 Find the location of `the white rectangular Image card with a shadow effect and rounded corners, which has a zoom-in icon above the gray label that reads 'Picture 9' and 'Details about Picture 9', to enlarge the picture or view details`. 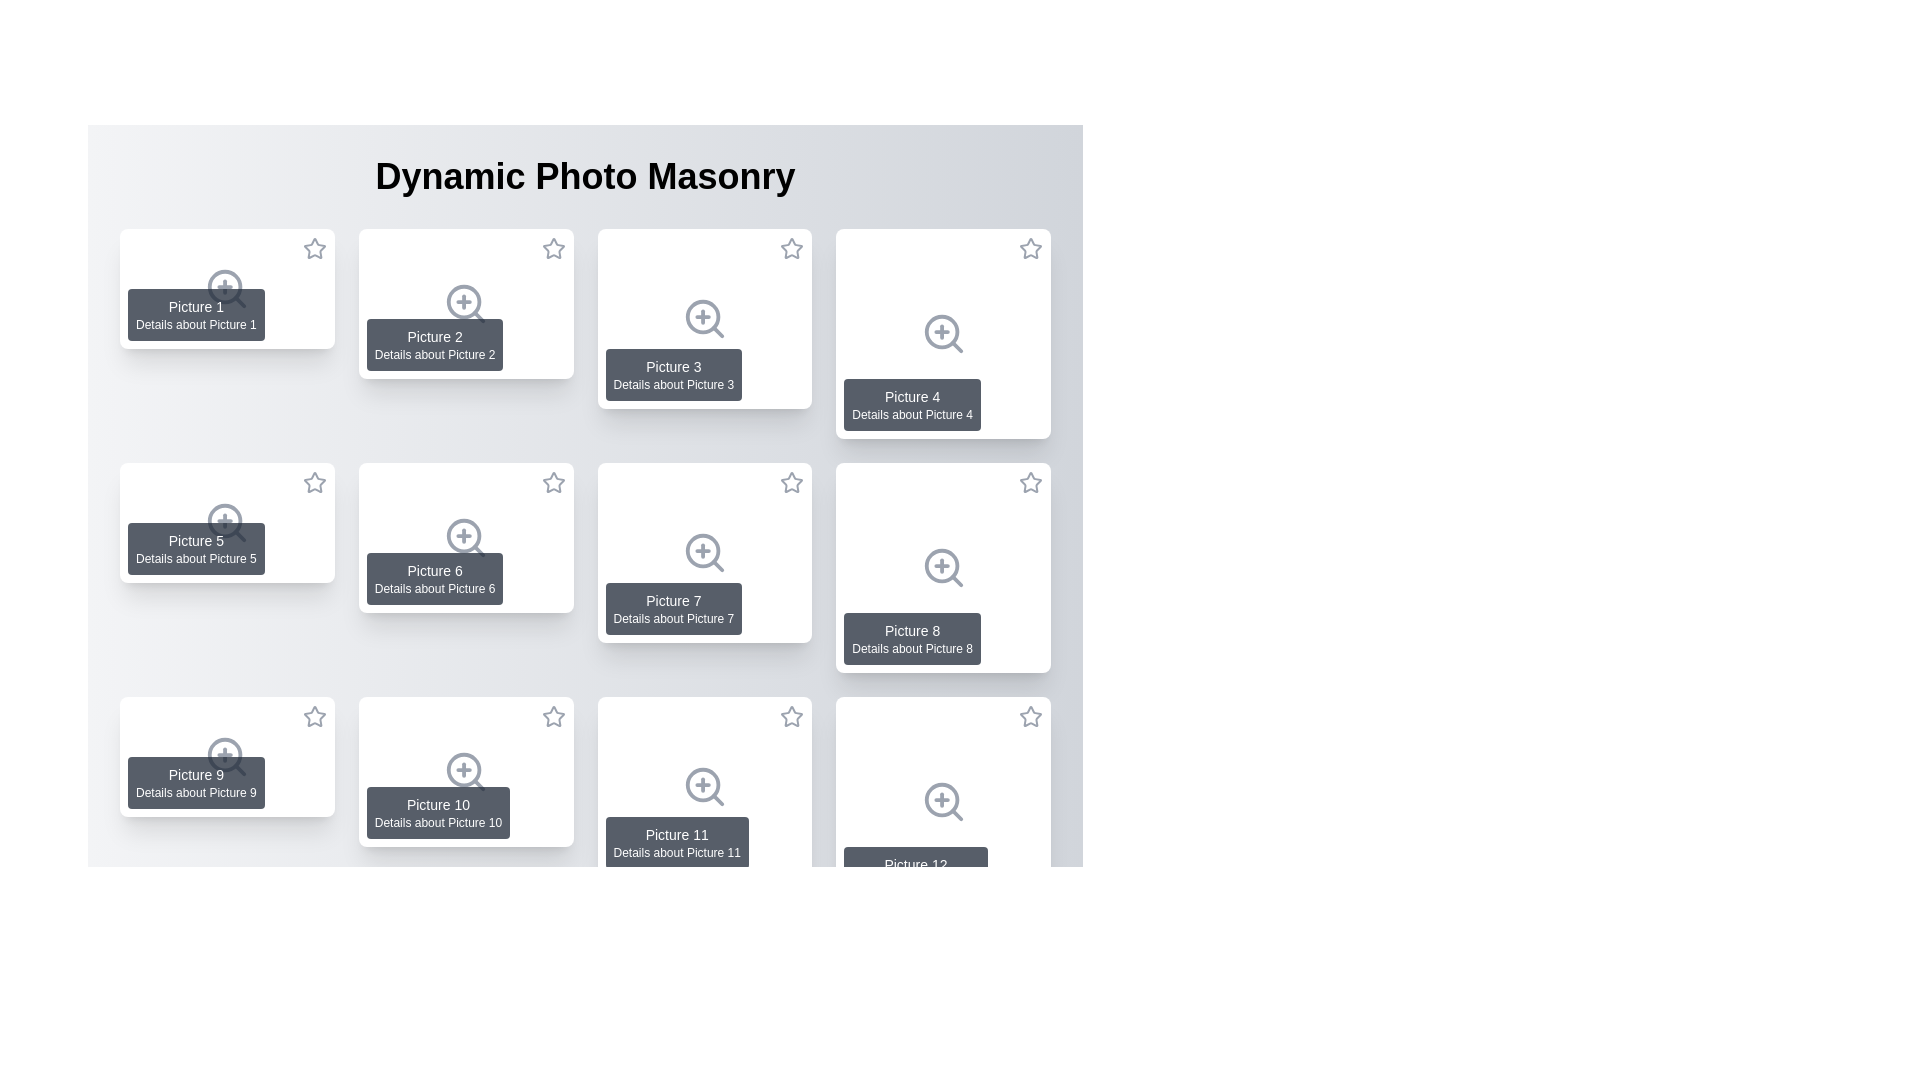

the white rectangular Image card with a shadow effect and rounded corners, which has a zoom-in icon above the gray label that reads 'Picture 9' and 'Details about Picture 9', to enlarge the picture or view details is located at coordinates (227, 756).